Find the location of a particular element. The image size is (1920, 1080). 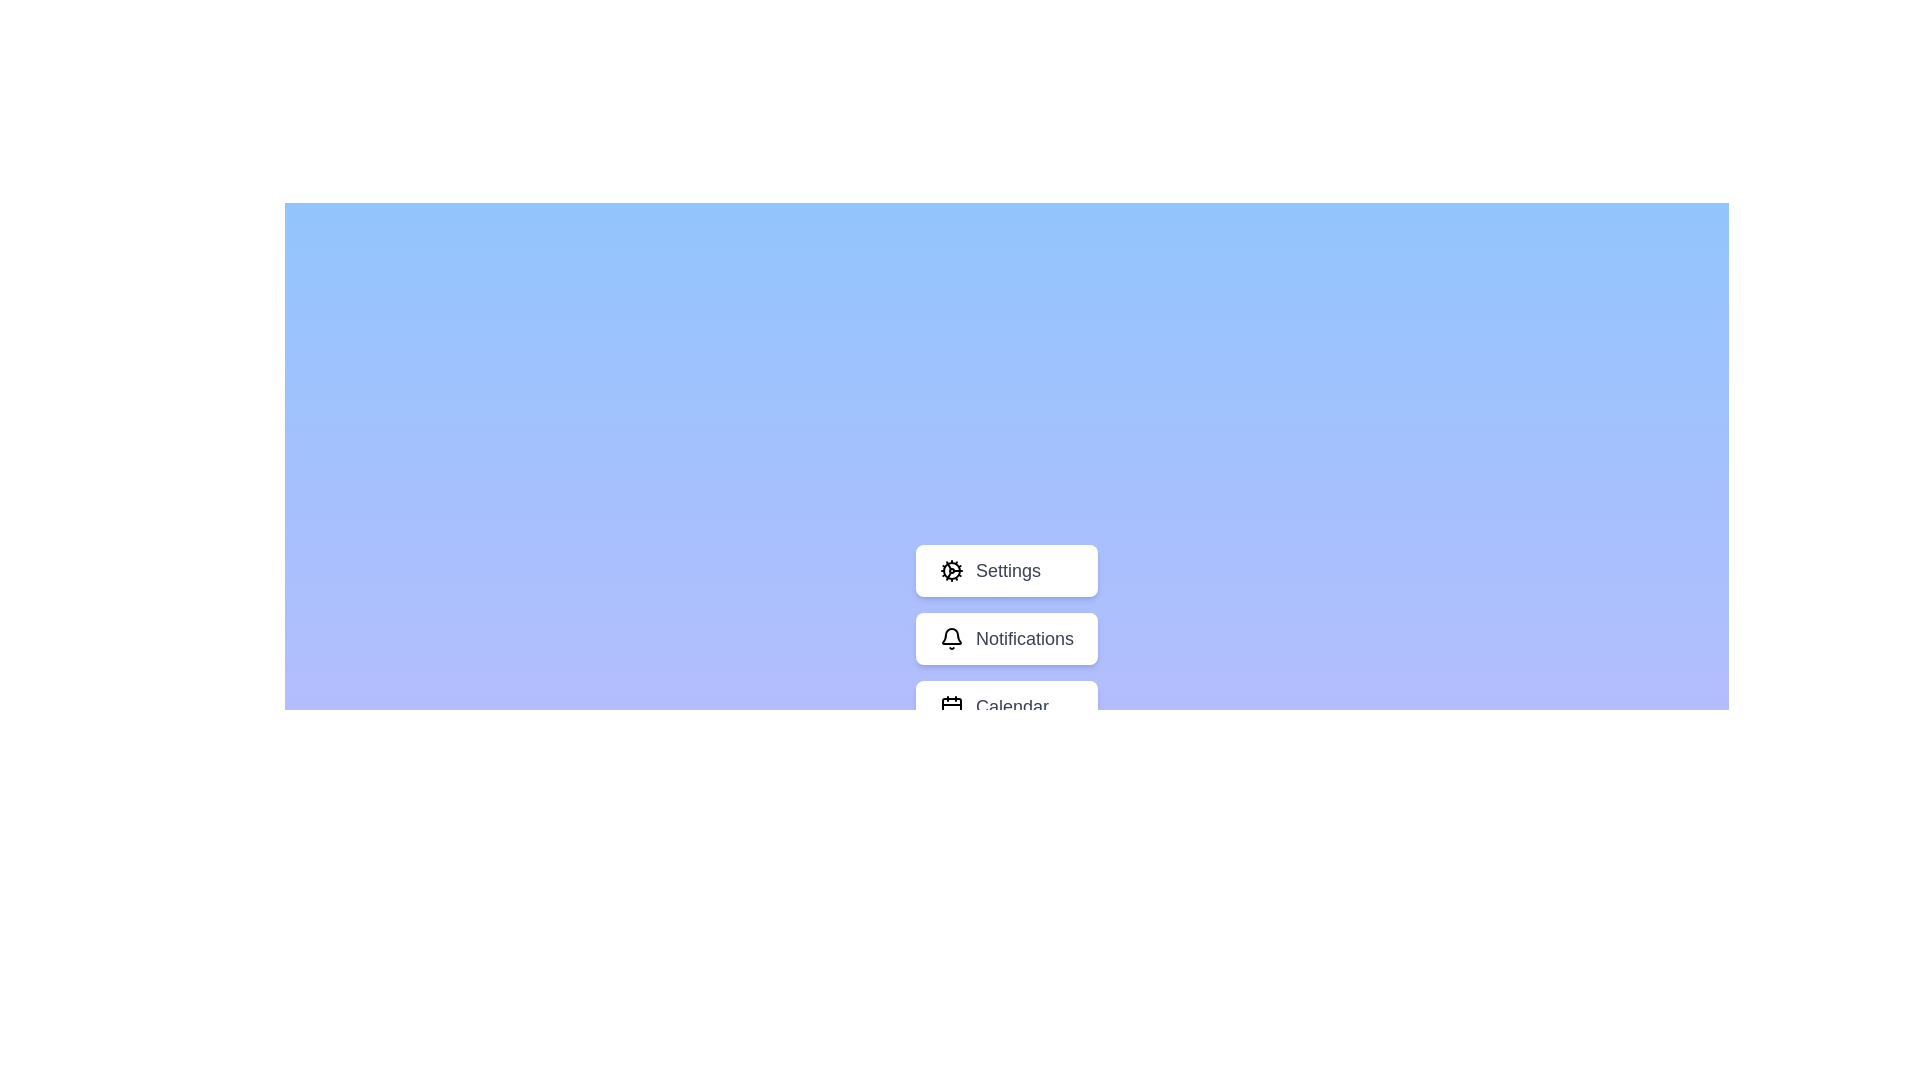

the Notifications button to select the corresponding action is located at coordinates (1007, 639).